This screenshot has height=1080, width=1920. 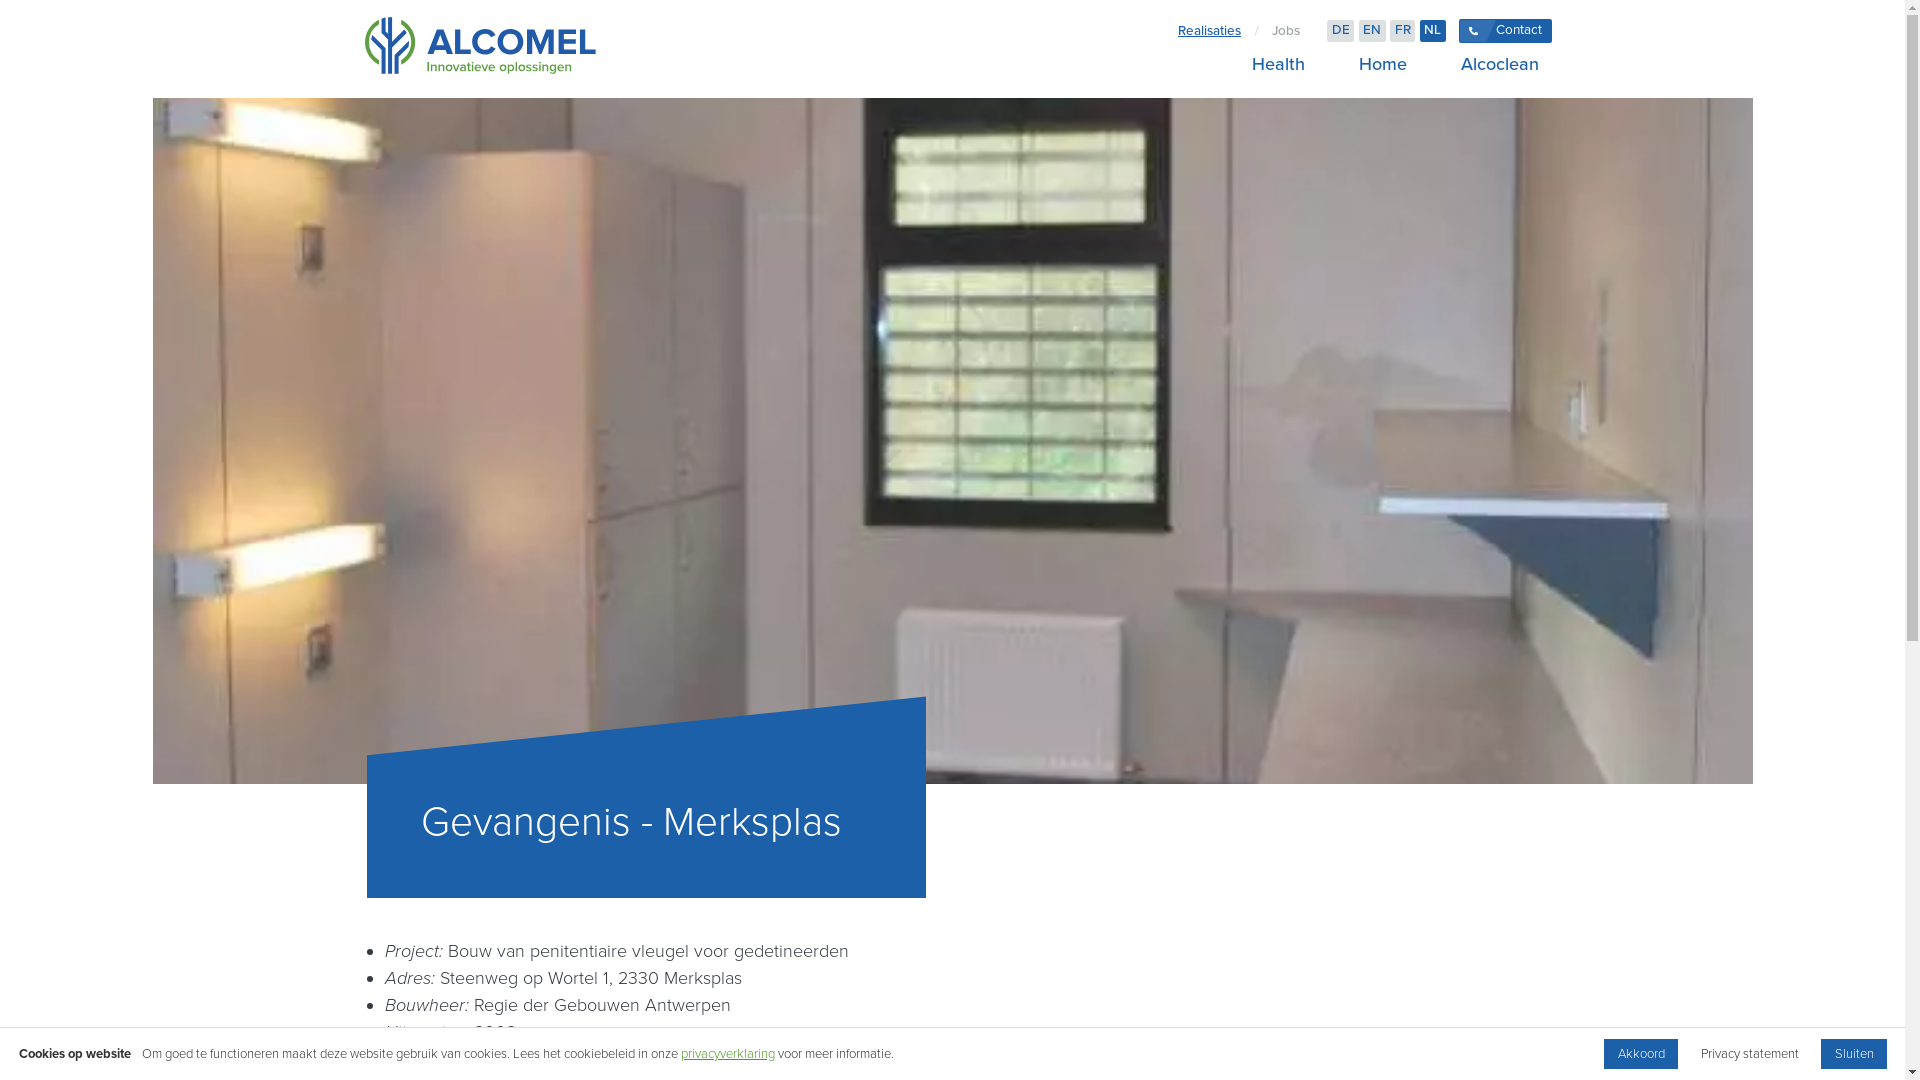 I want to click on 'Realisaties', so click(x=1208, y=31).